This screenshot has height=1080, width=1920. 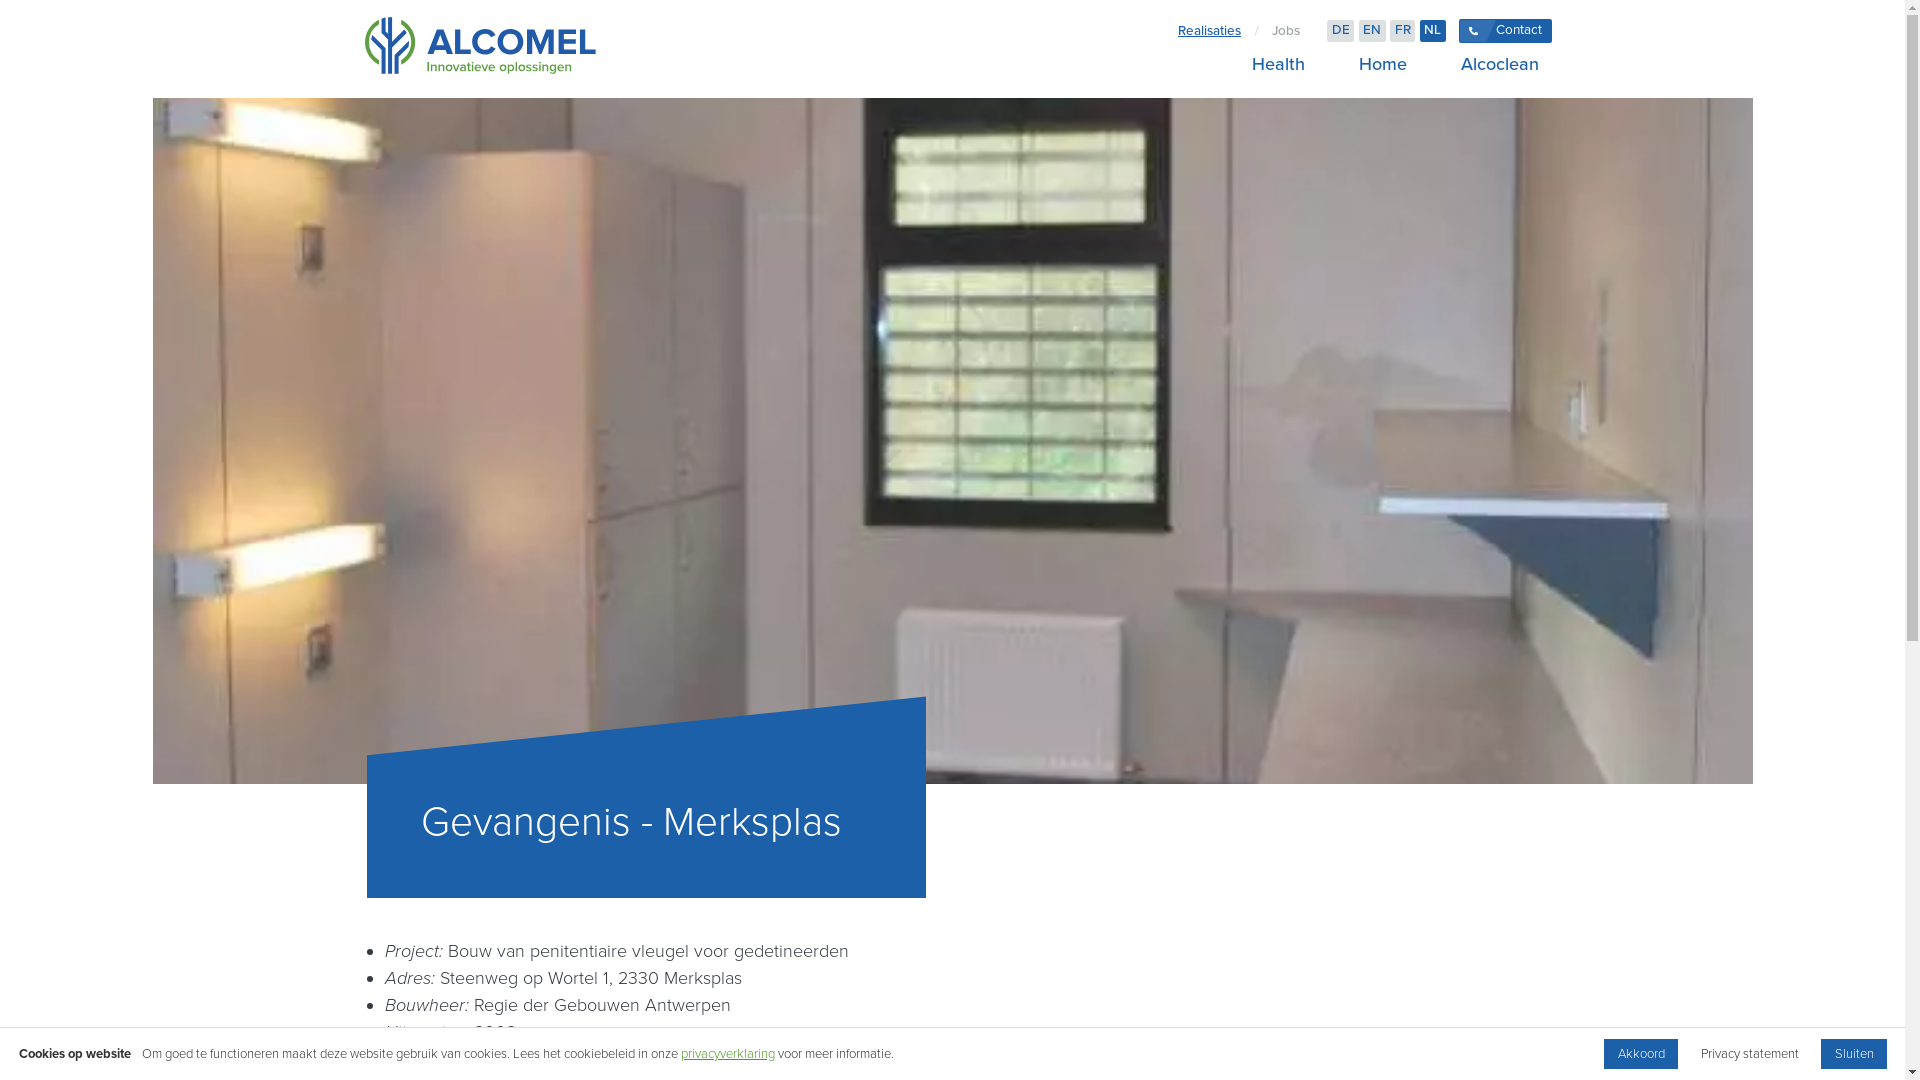 I want to click on 'Realisaties', so click(x=1208, y=31).